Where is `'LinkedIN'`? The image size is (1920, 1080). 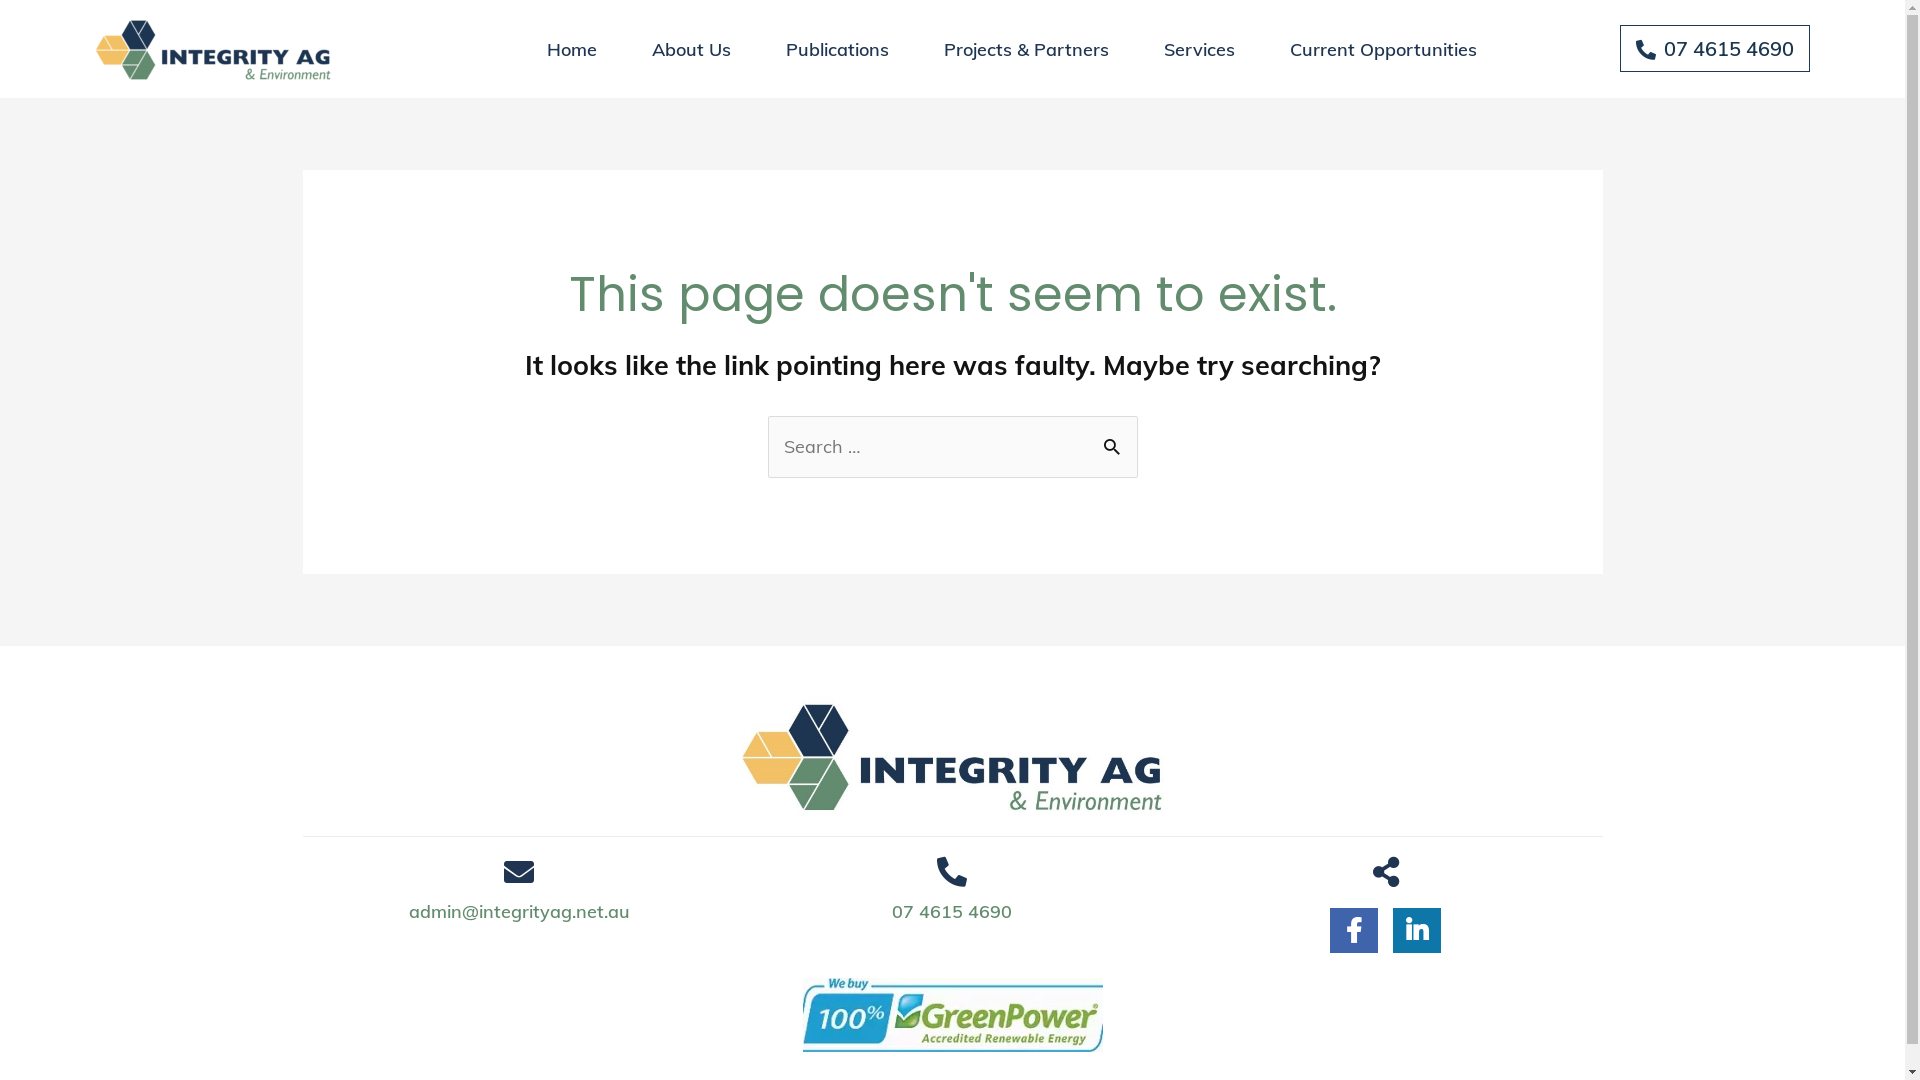 'LinkedIN' is located at coordinates (1415, 927).